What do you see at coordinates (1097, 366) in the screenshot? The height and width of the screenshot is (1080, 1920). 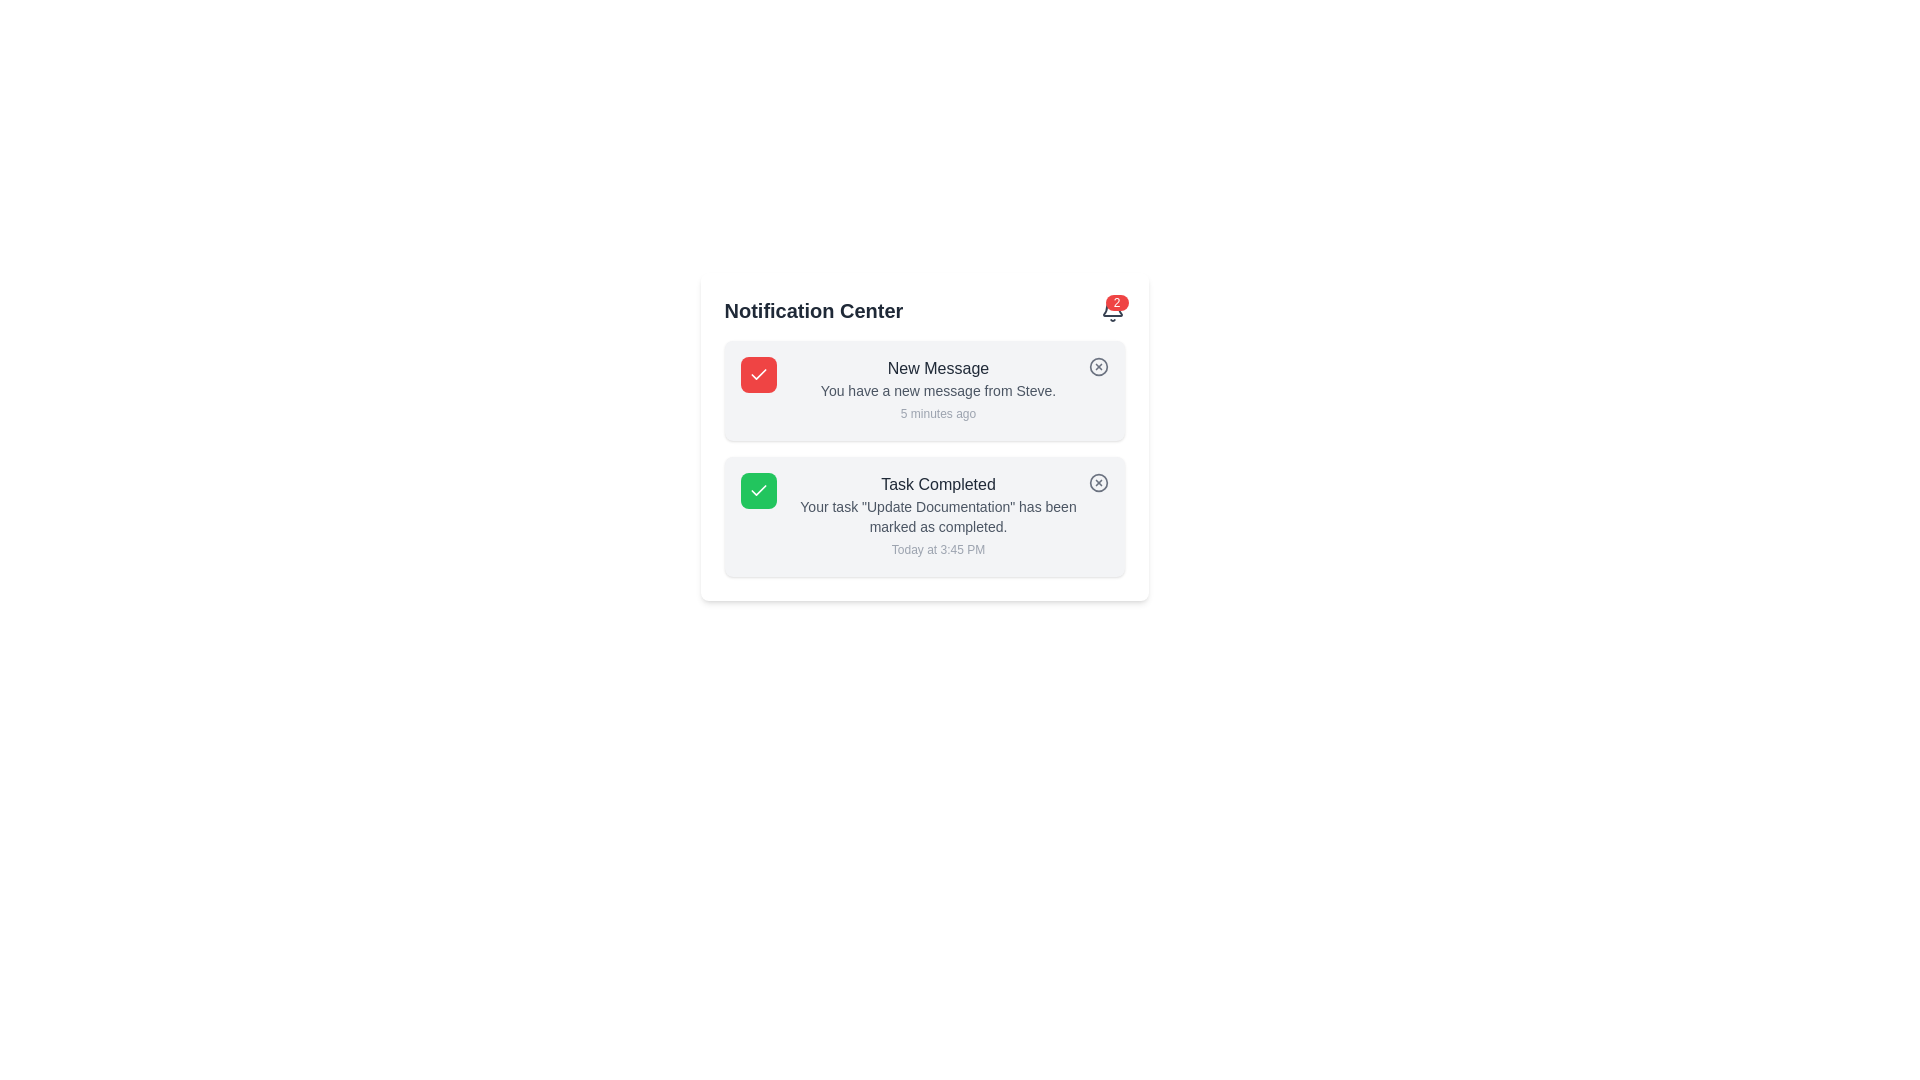 I see `circular SVG graphic element styled as a border with no fill, located within the close icon of the 'New Message' notification card in the top-right corner` at bounding box center [1097, 366].